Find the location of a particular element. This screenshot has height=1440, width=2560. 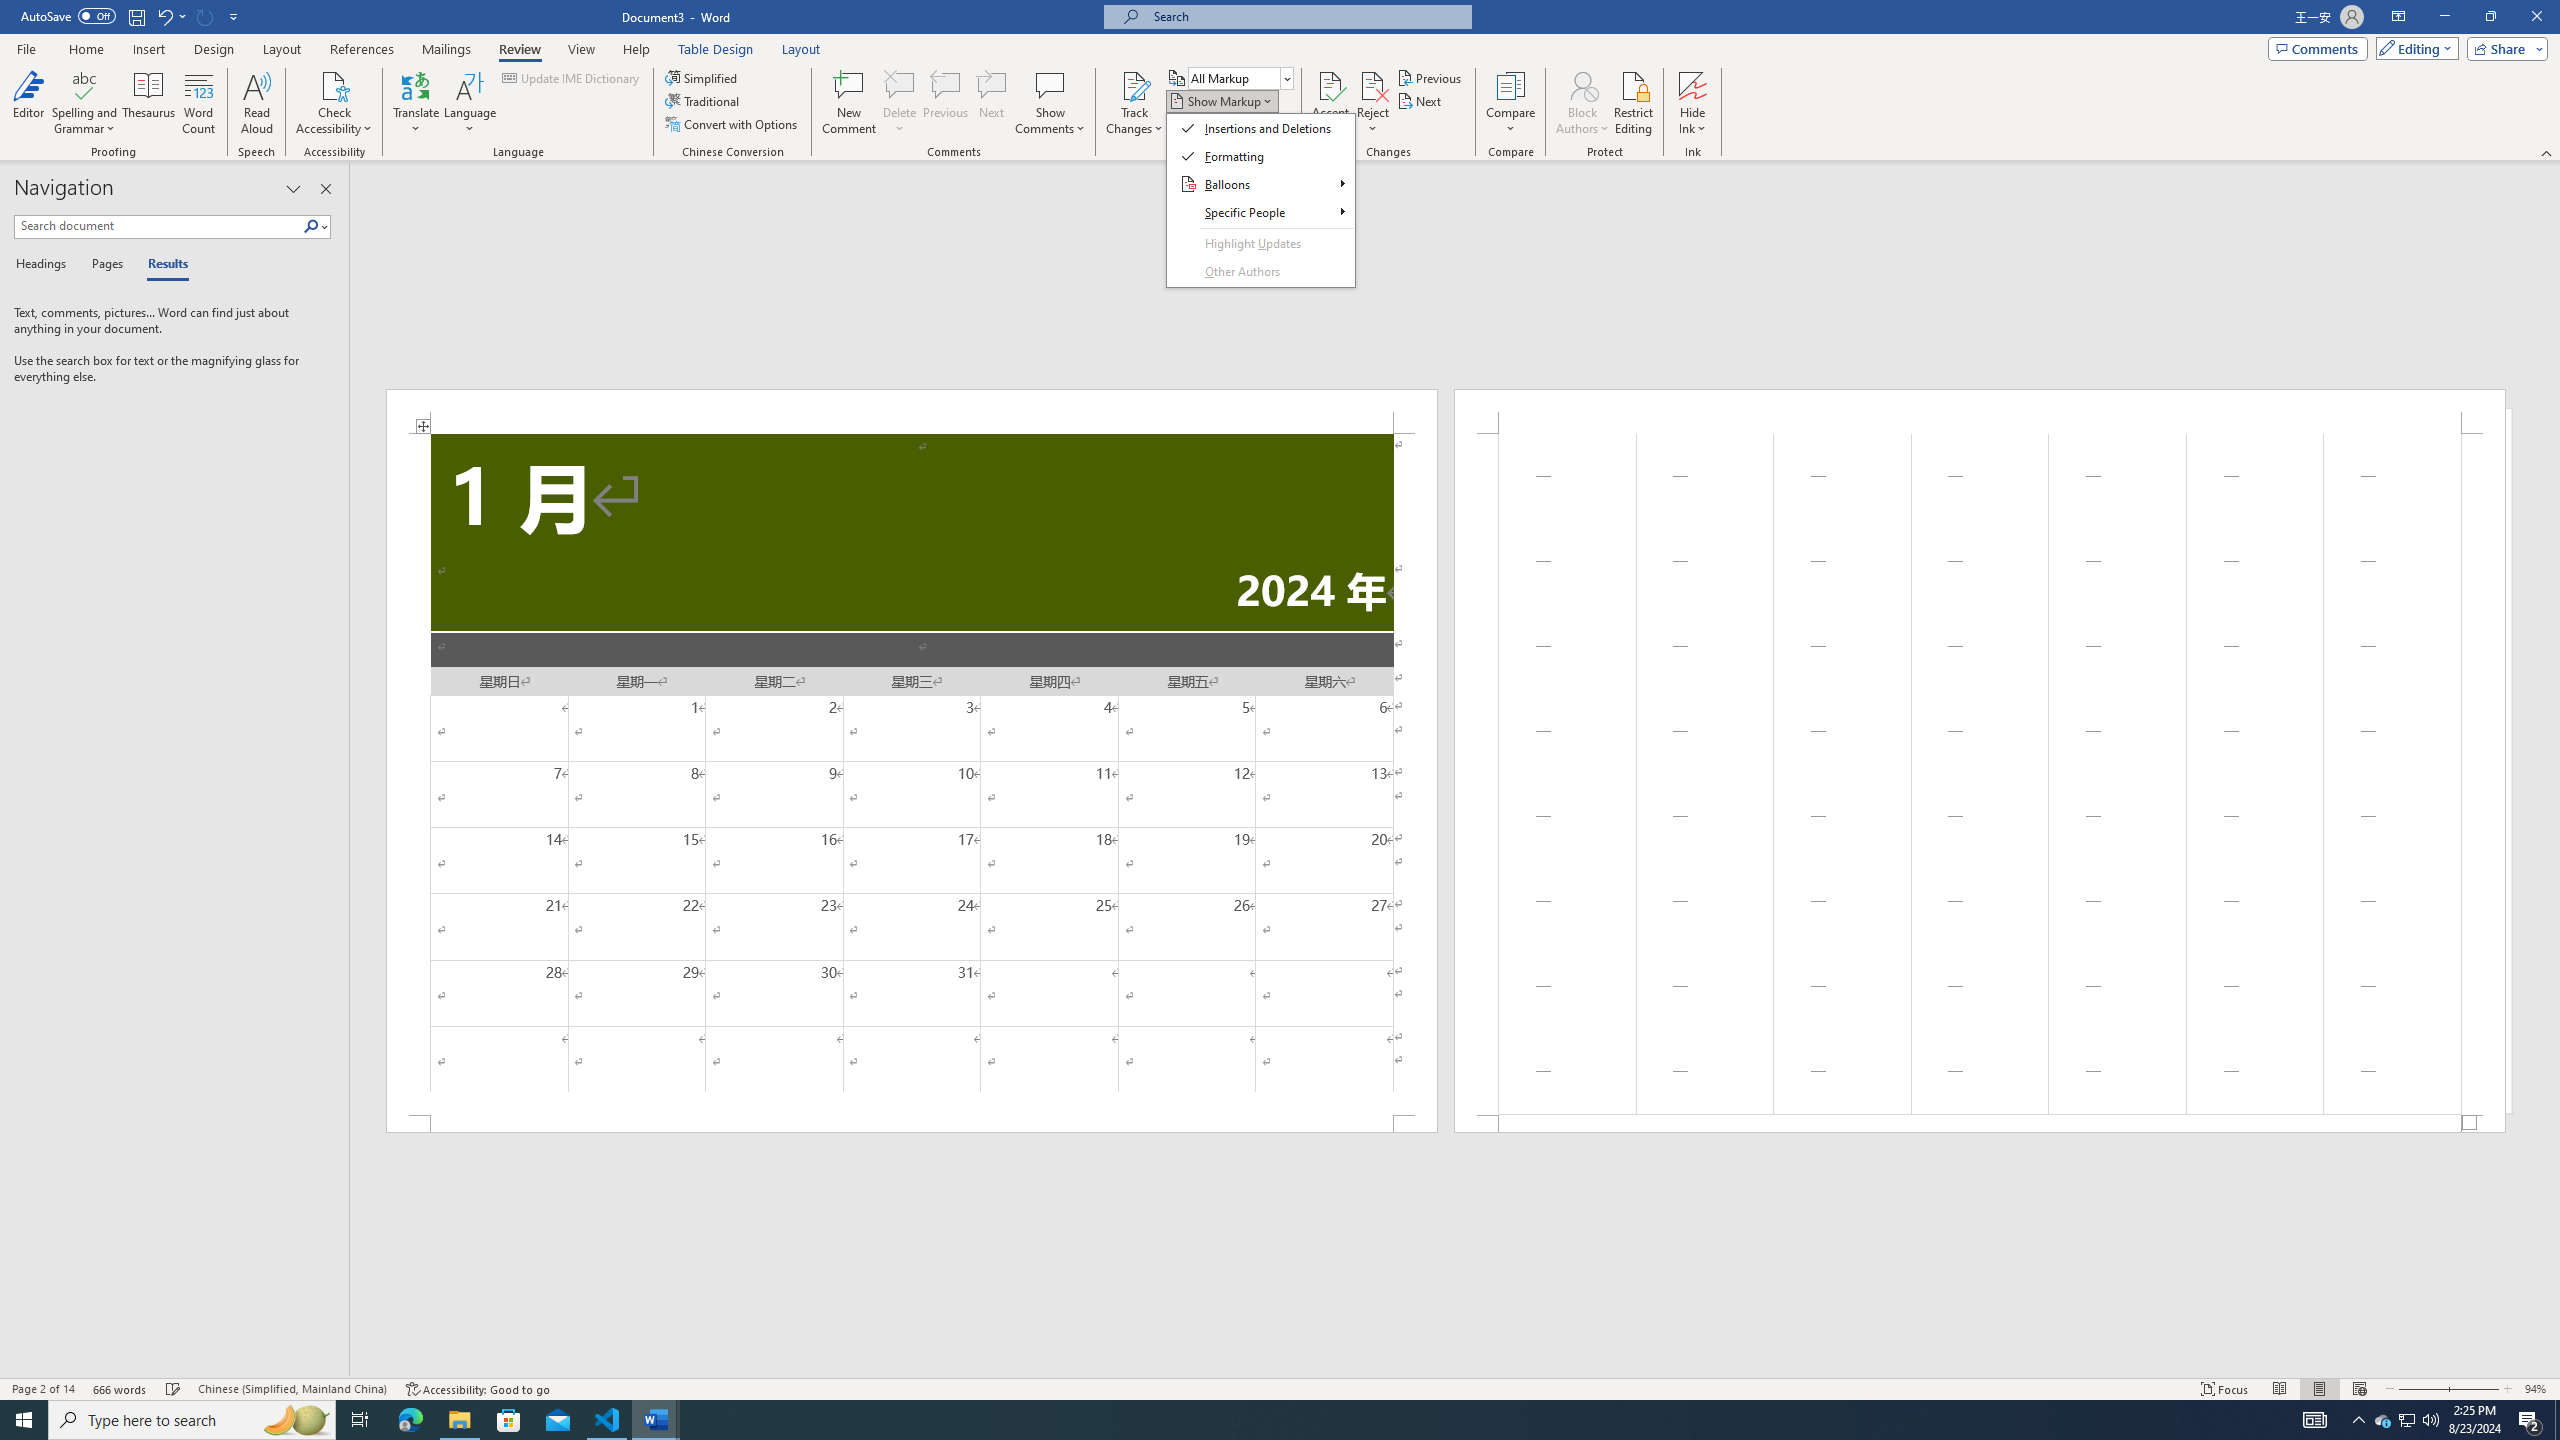

'Hide Ink' is located at coordinates (1692, 84).